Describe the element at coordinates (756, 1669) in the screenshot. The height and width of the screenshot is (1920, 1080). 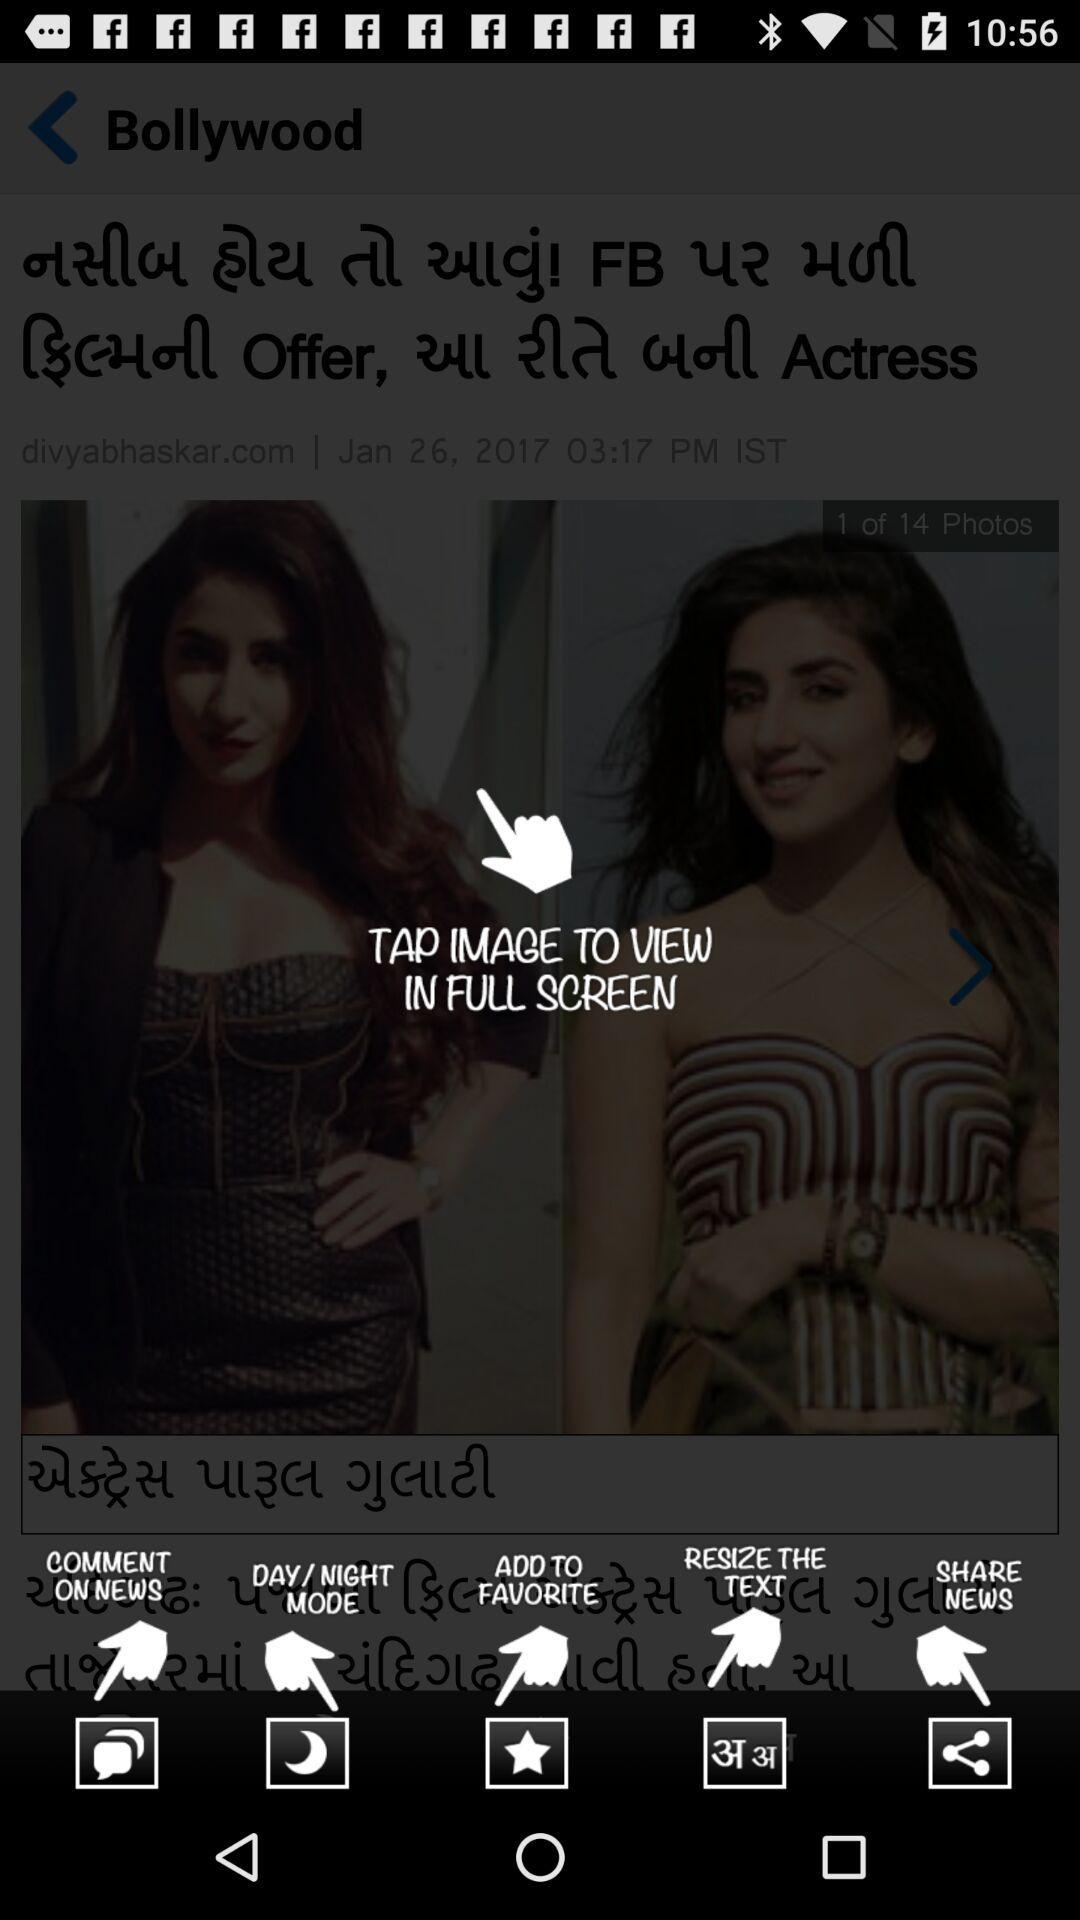
I see `right down option` at that location.